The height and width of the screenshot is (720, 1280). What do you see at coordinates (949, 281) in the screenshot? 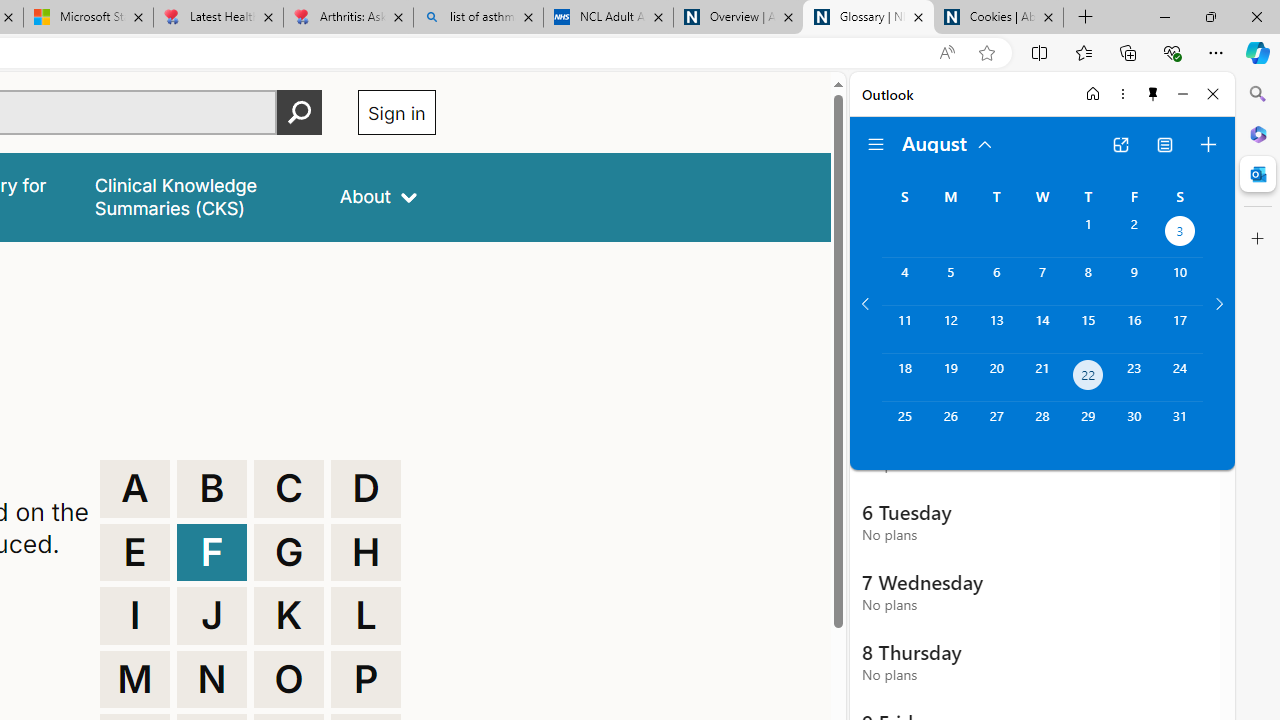
I see `'Monday, August 5, 2024. '` at bounding box center [949, 281].